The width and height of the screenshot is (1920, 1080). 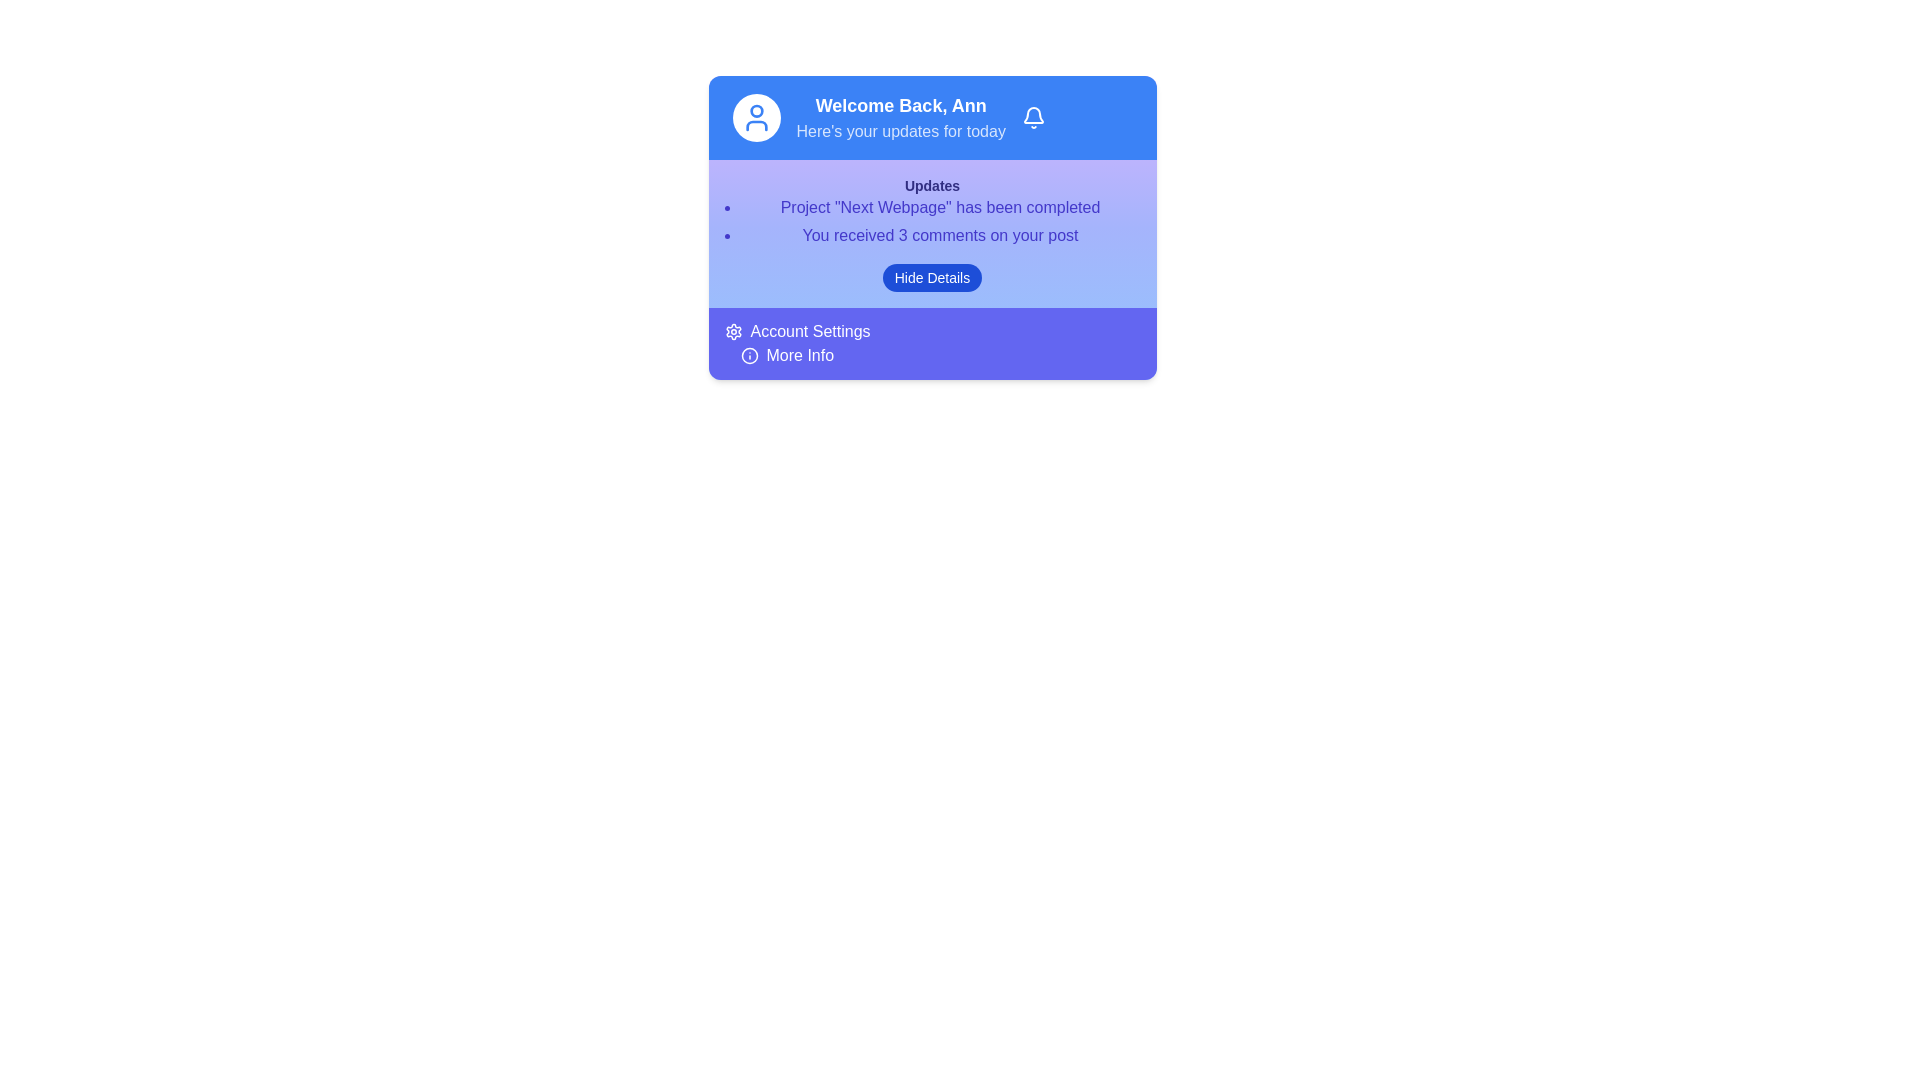 What do you see at coordinates (732, 330) in the screenshot?
I see `the gear-shaped settings icon located to the left of the 'Account Settings' text label` at bounding box center [732, 330].